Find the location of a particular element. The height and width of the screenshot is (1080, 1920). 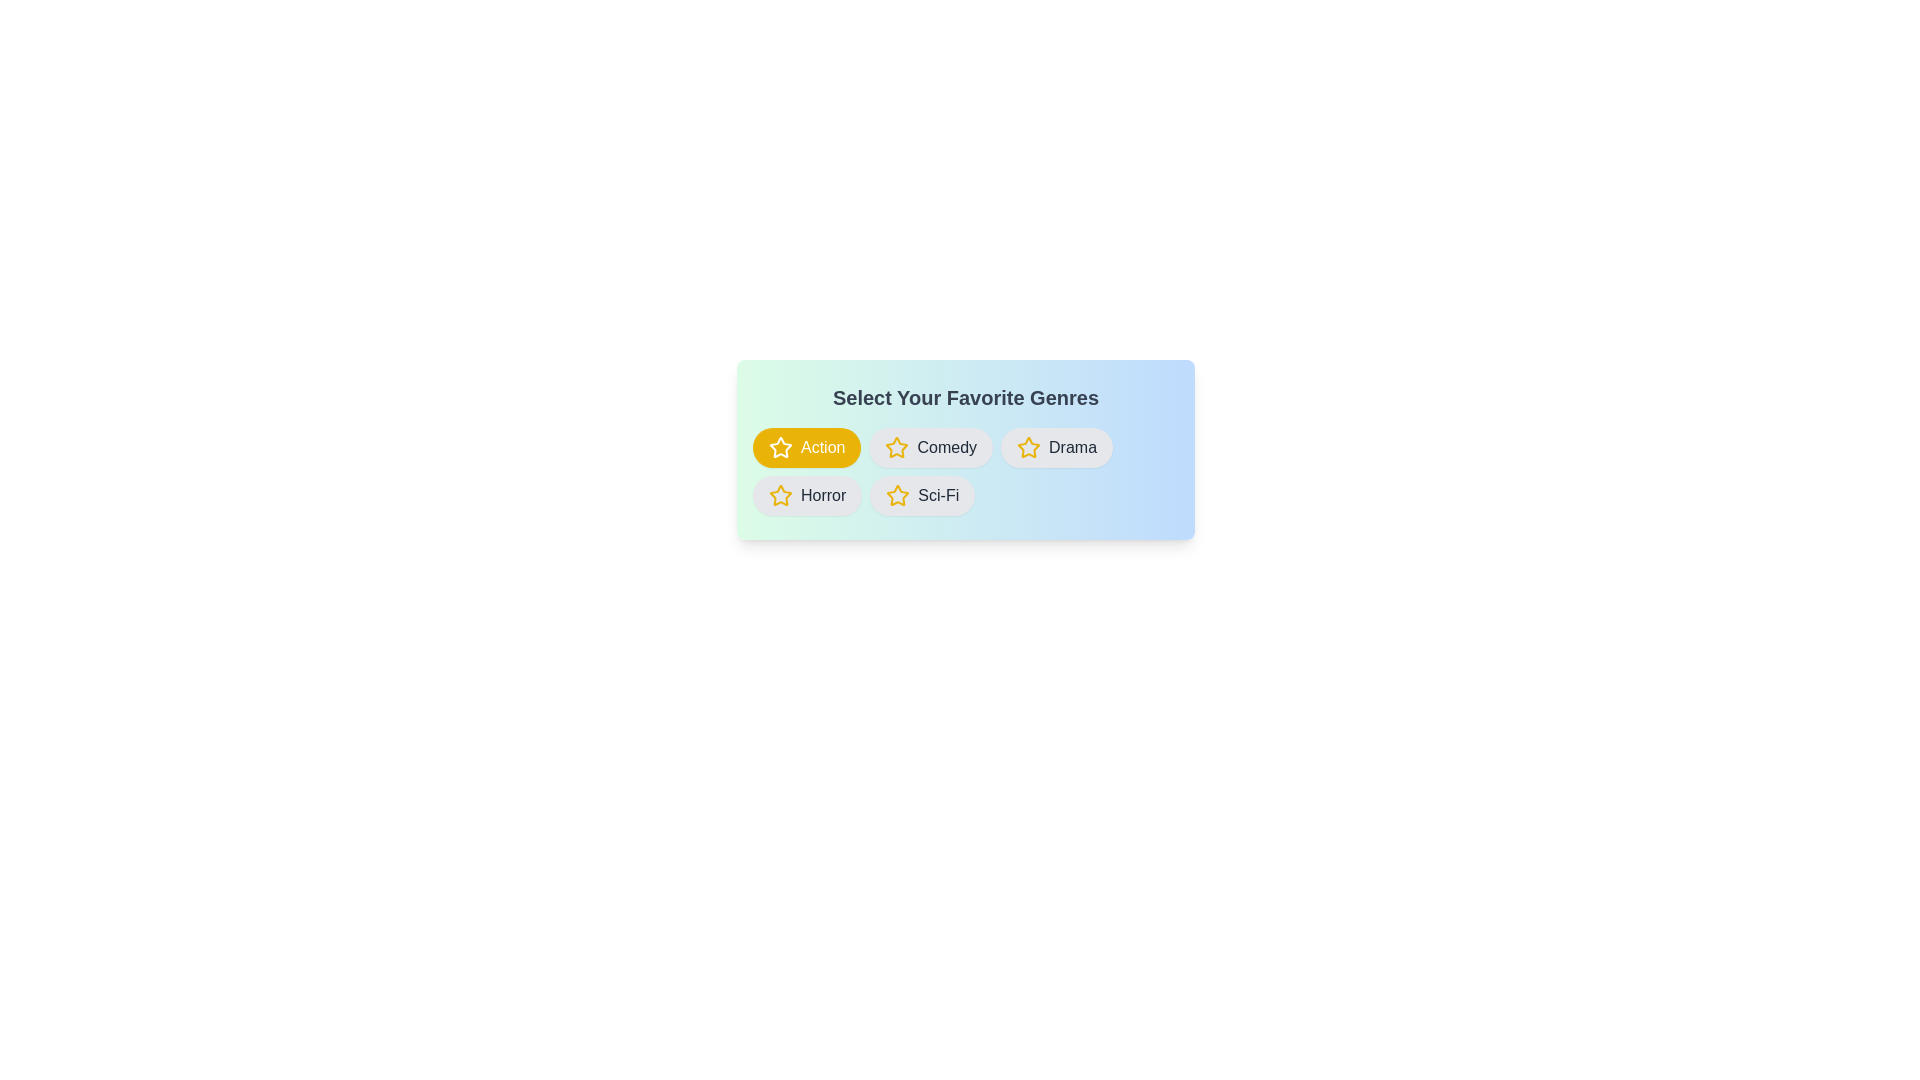

the category Action to observe the hover effect is located at coordinates (806, 446).